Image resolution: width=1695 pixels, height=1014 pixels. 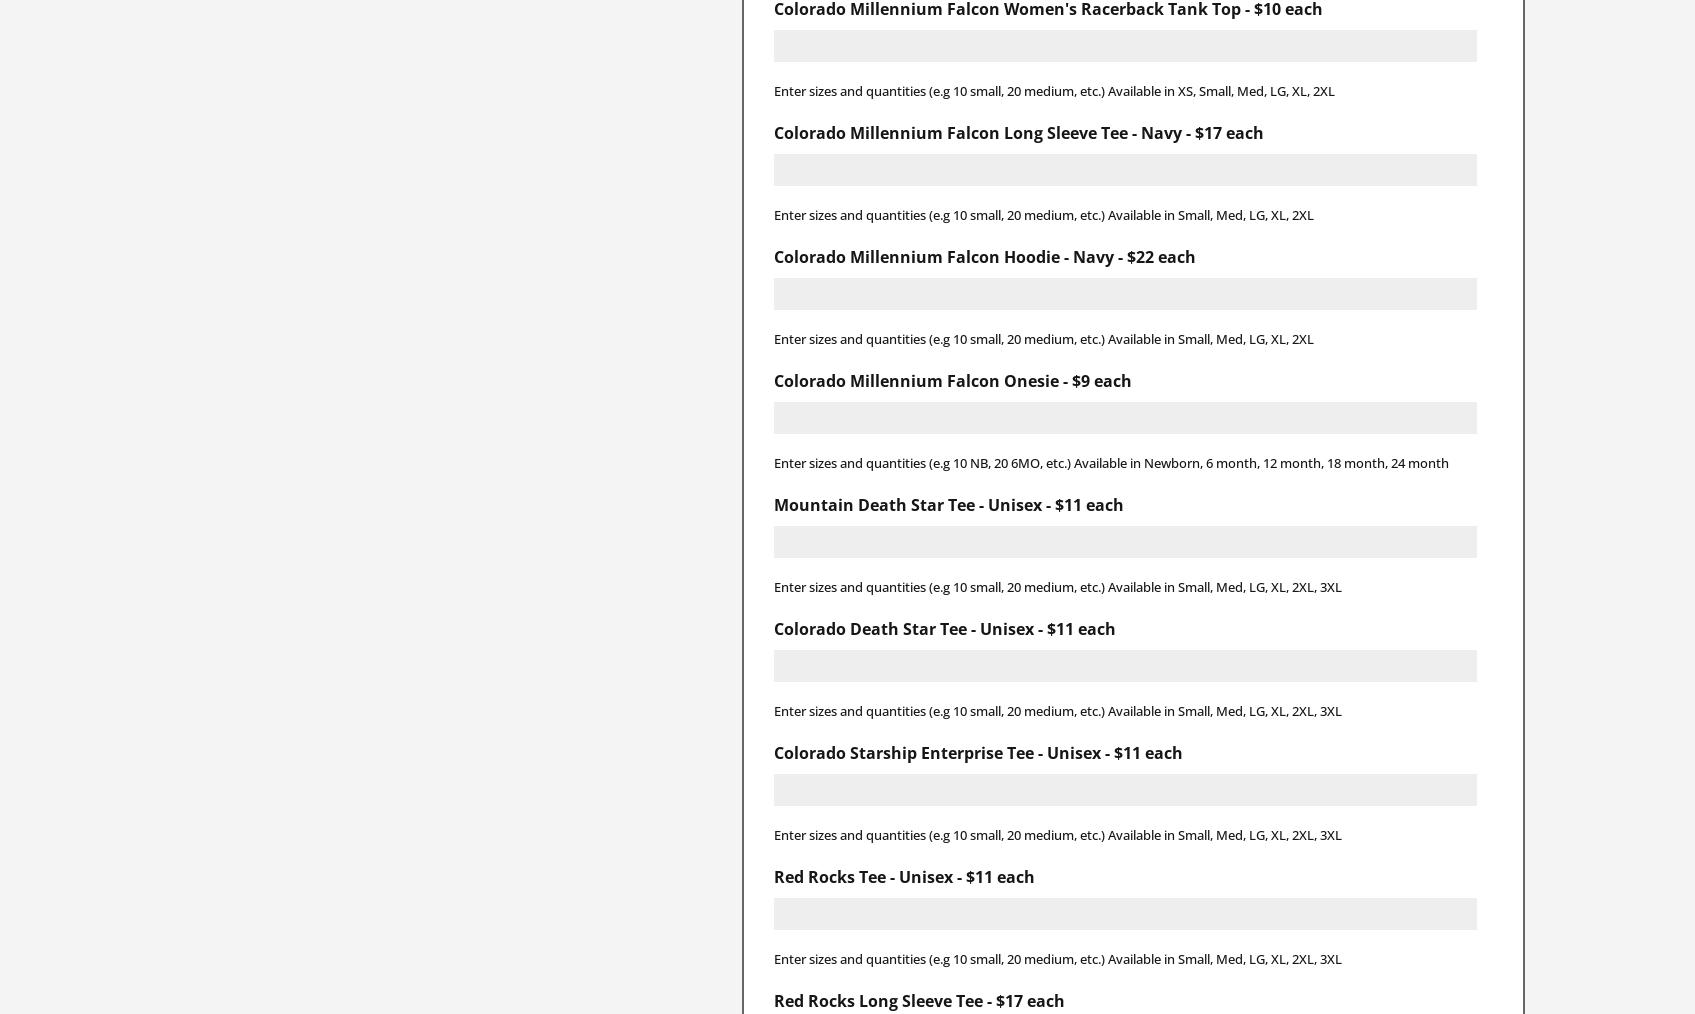 I want to click on 'Colorado Millennium Falcon Hoodie - Navy - $22 each', so click(x=771, y=256).